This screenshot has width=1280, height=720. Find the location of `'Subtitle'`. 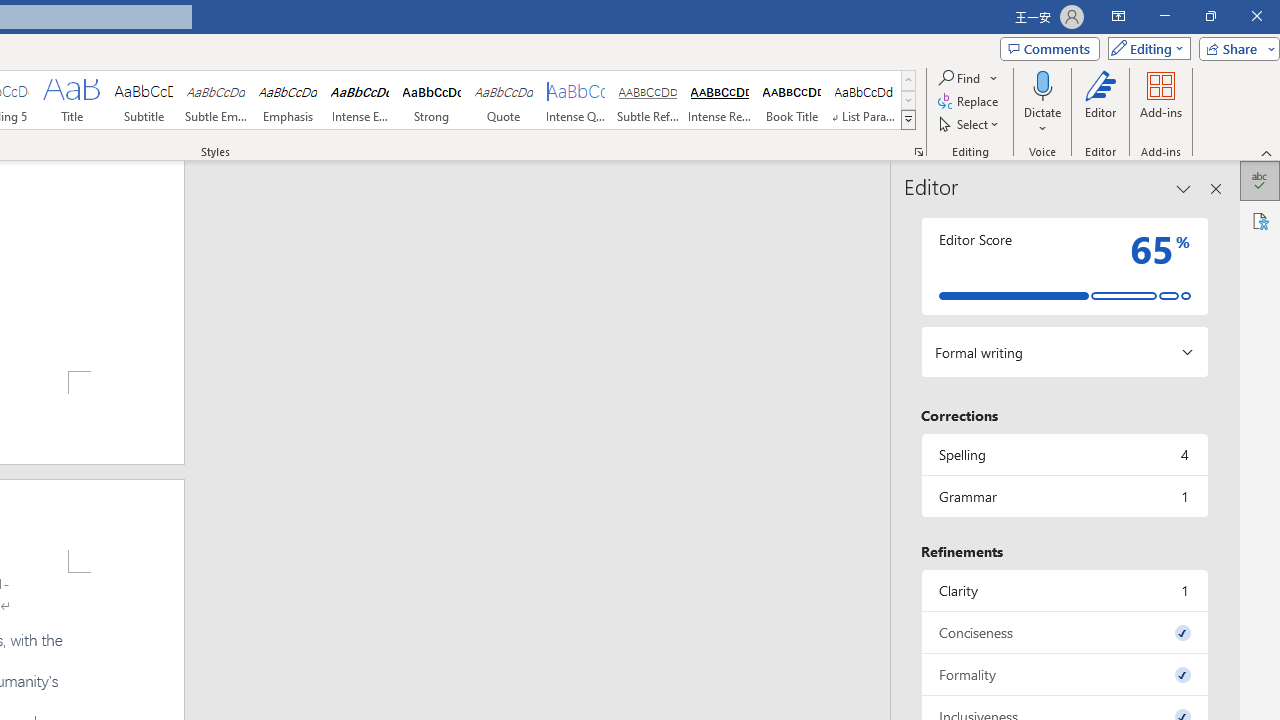

'Subtitle' is located at coordinates (143, 100).